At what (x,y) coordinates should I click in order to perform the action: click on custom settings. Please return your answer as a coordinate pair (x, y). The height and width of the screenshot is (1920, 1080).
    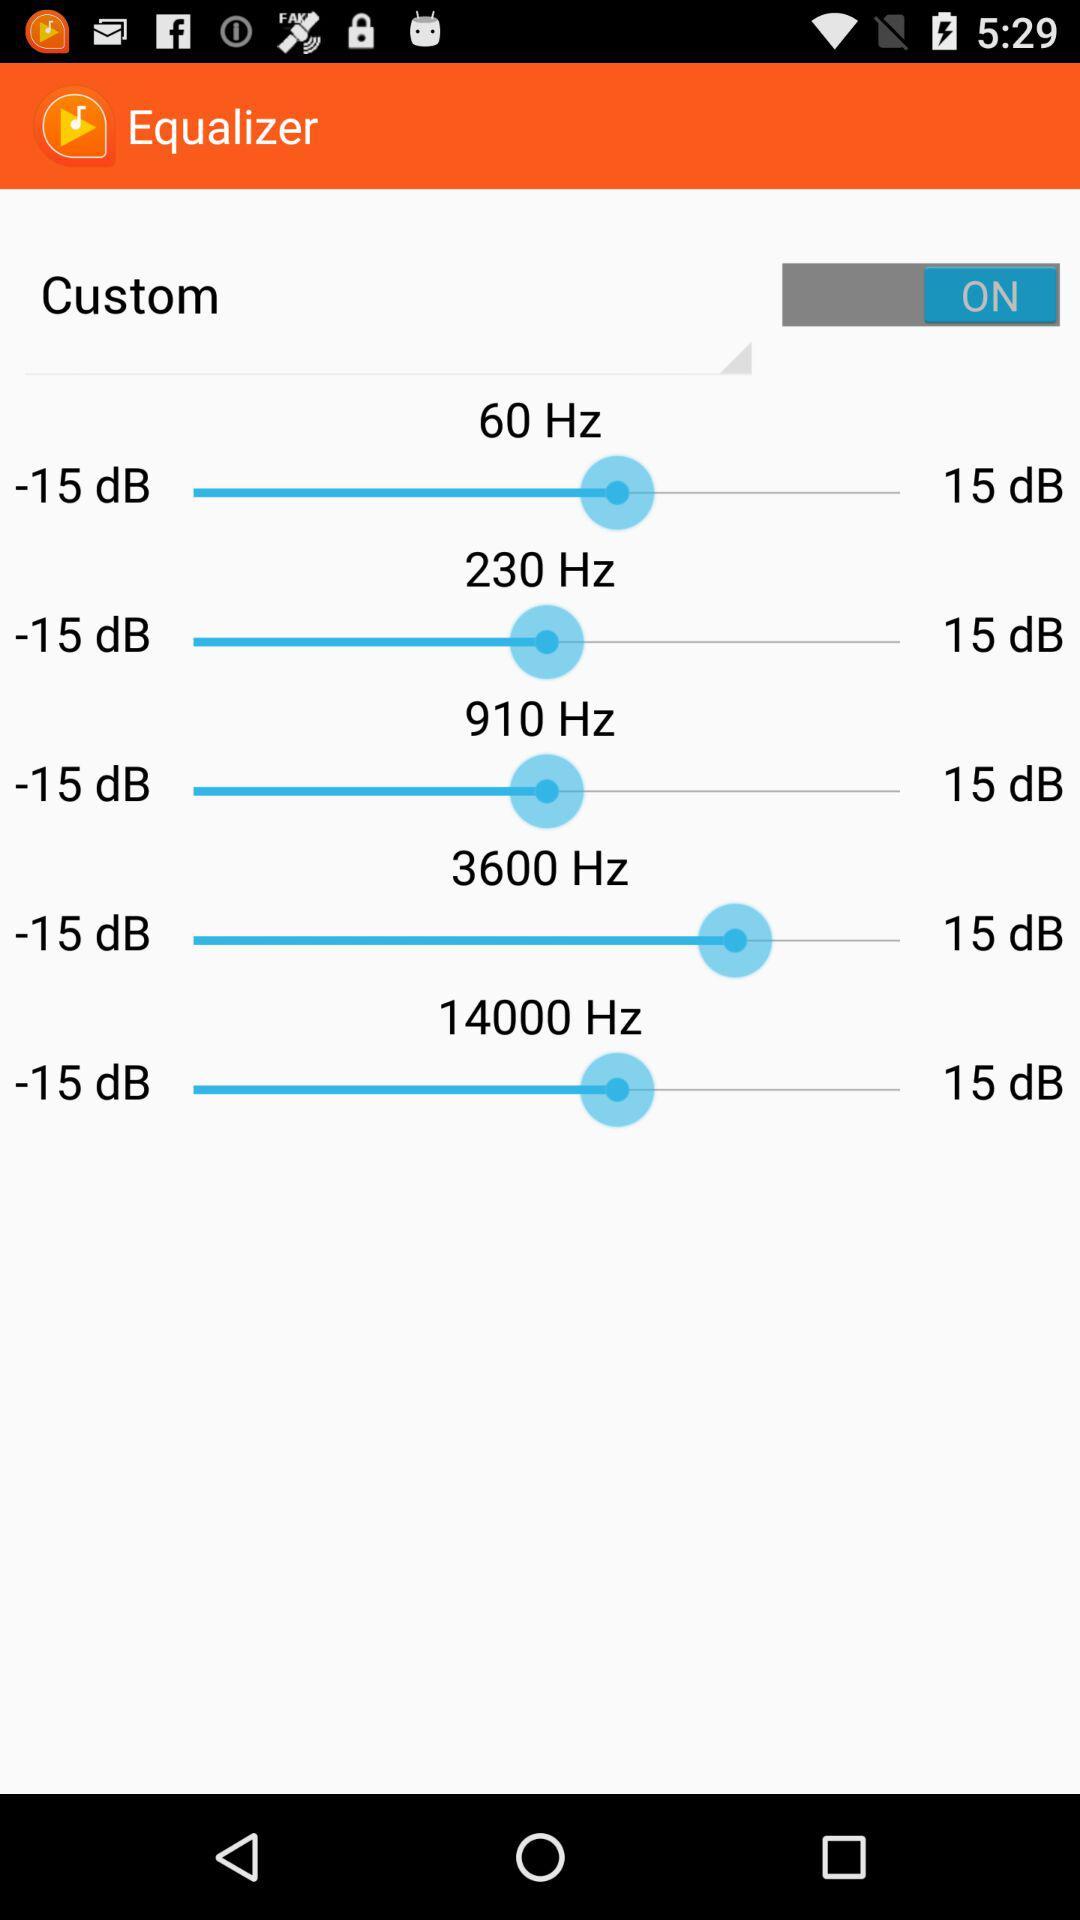
    Looking at the image, I should click on (921, 293).